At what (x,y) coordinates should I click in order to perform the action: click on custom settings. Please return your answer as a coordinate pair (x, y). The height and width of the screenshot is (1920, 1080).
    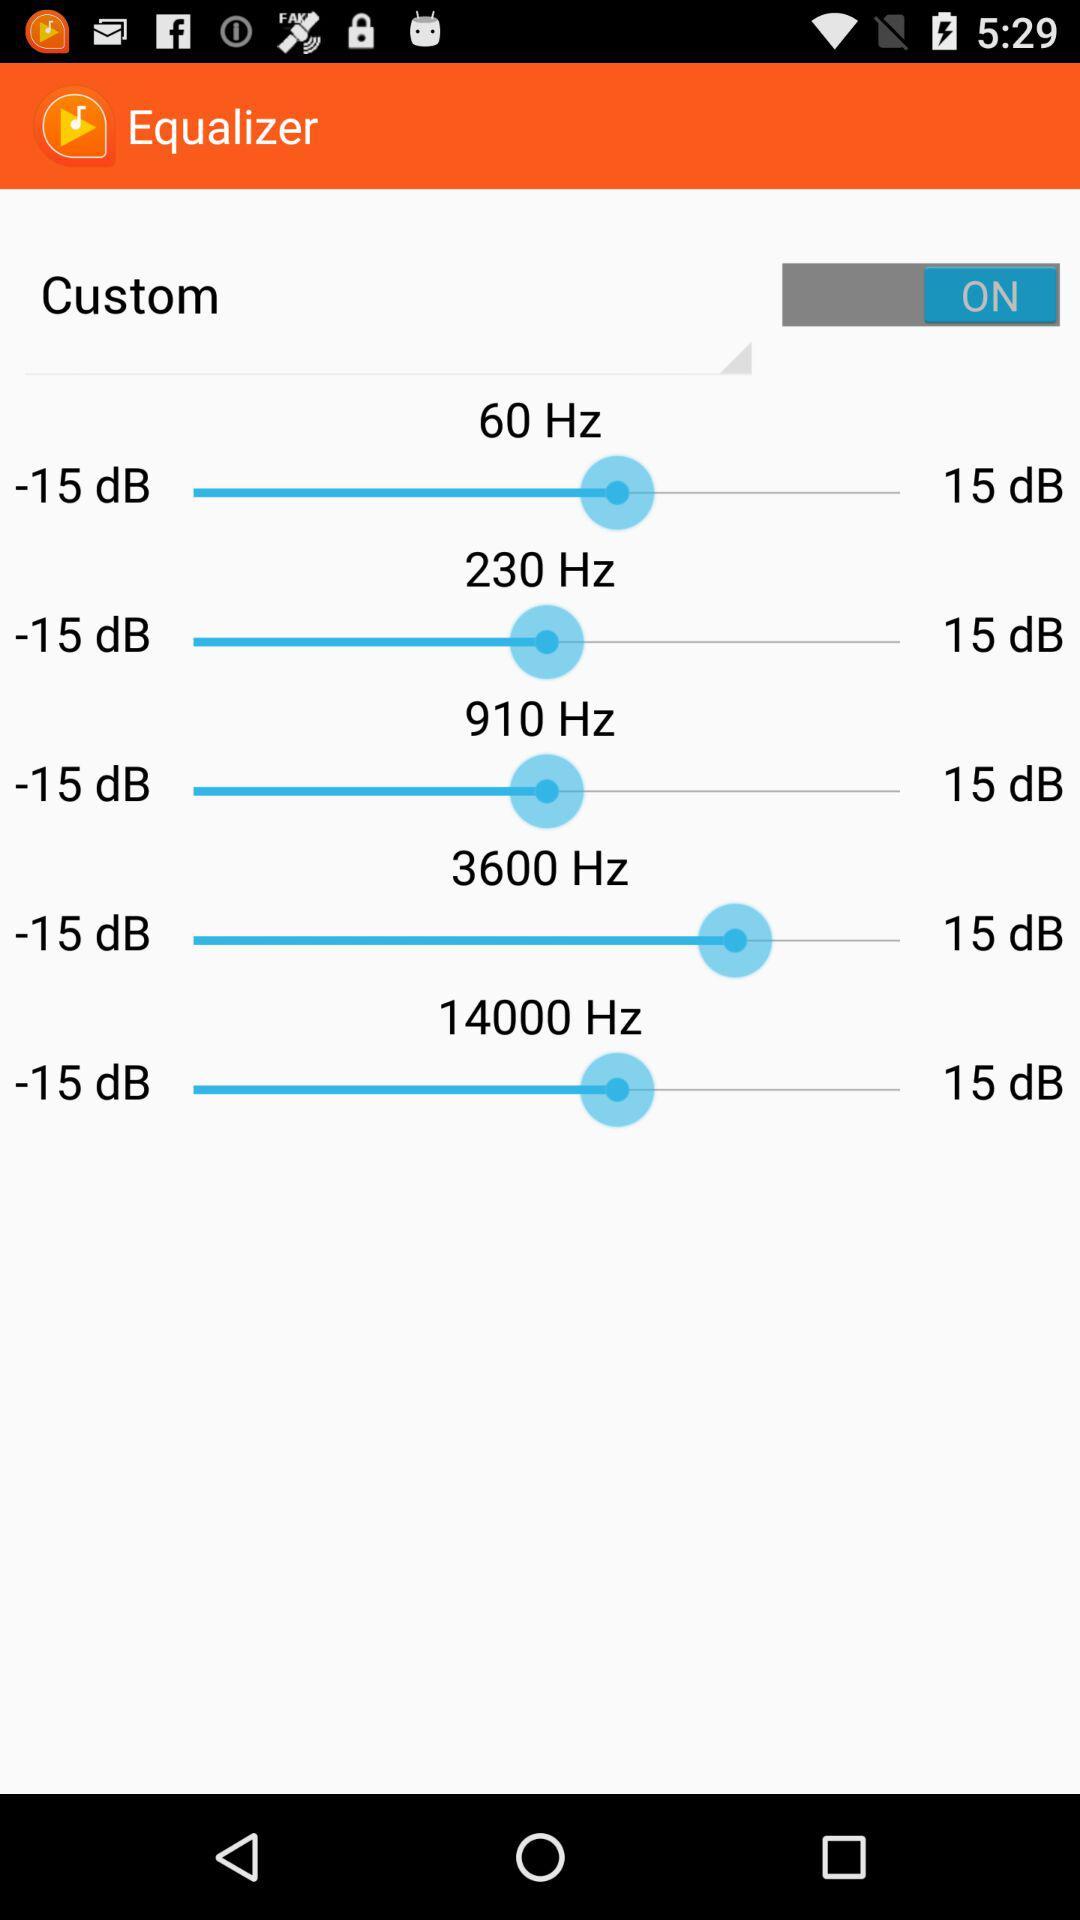
    Looking at the image, I should click on (921, 293).